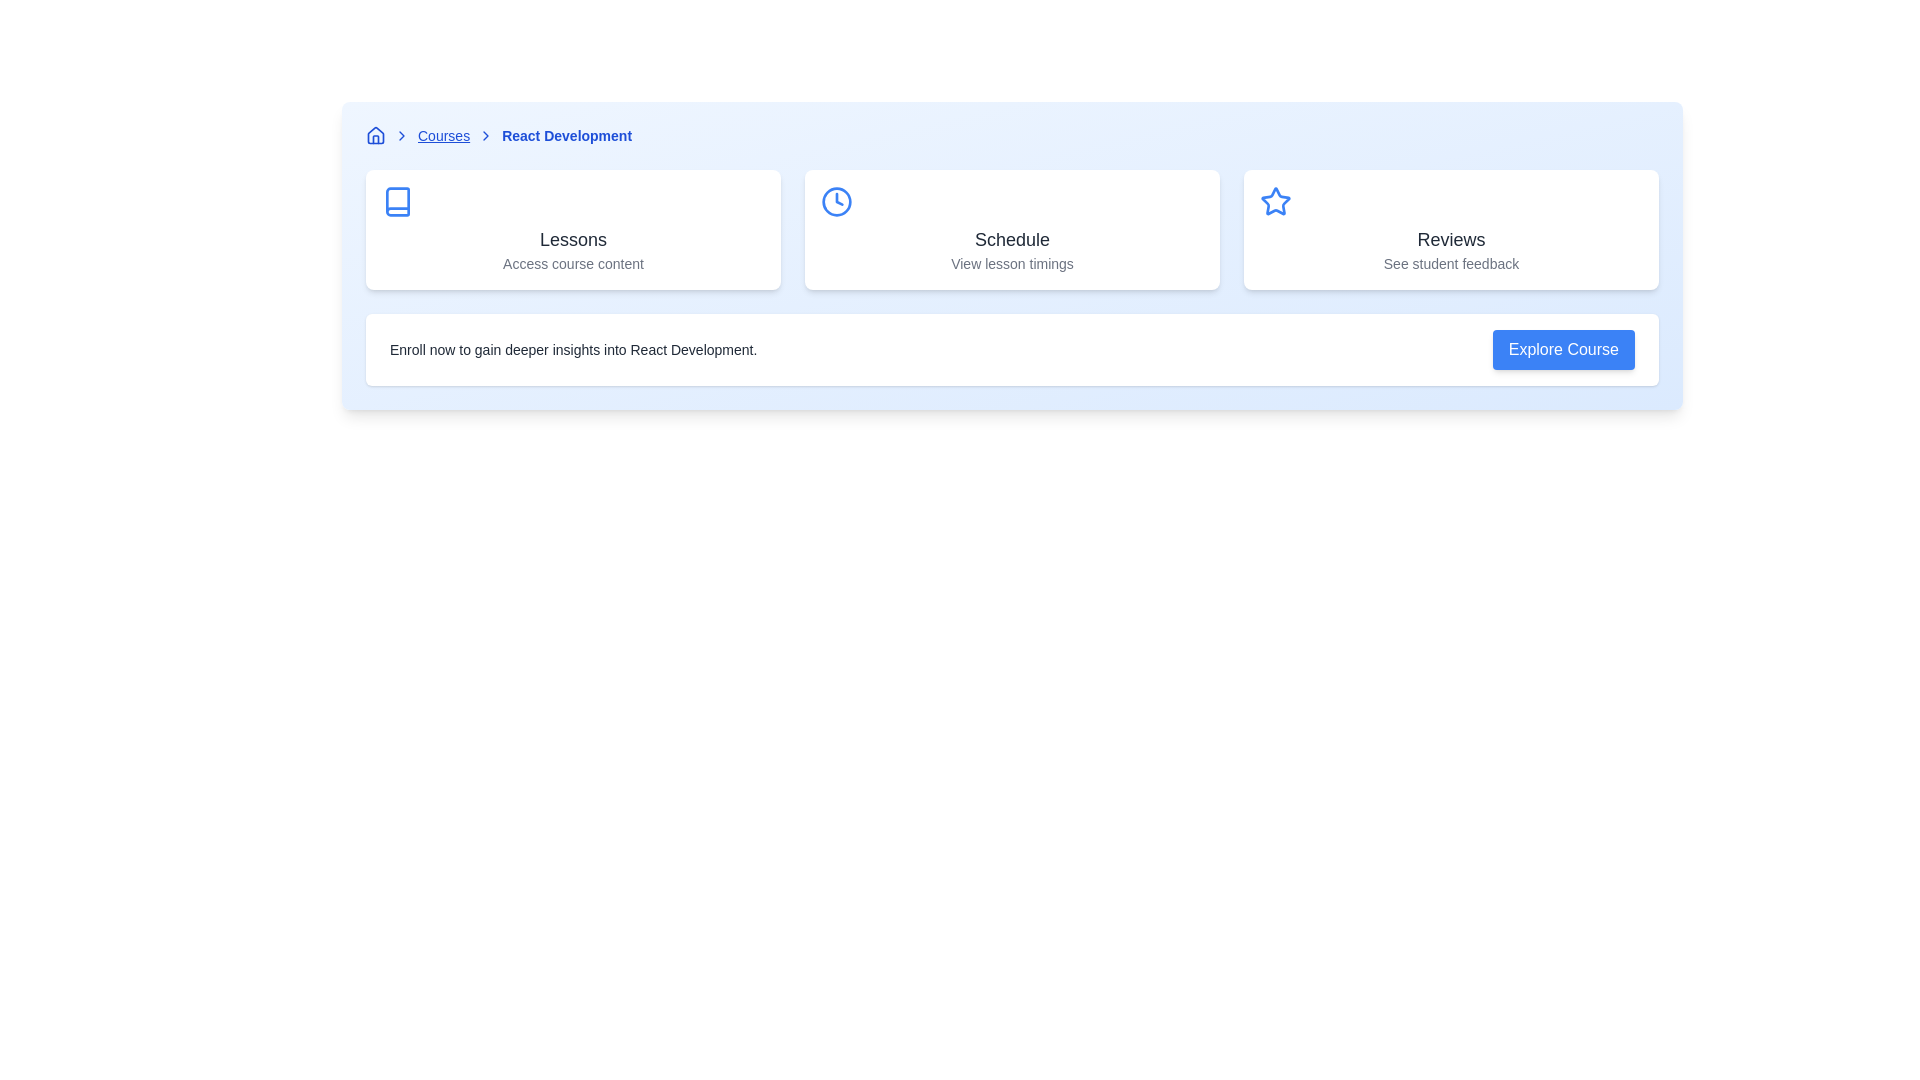 This screenshot has height=1080, width=1920. What do you see at coordinates (1451, 238) in the screenshot?
I see `text label displaying 'Reviews', which is centrally aligned and positioned above the smaller text 'See student feedback'` at bounding box center [1451, 238].